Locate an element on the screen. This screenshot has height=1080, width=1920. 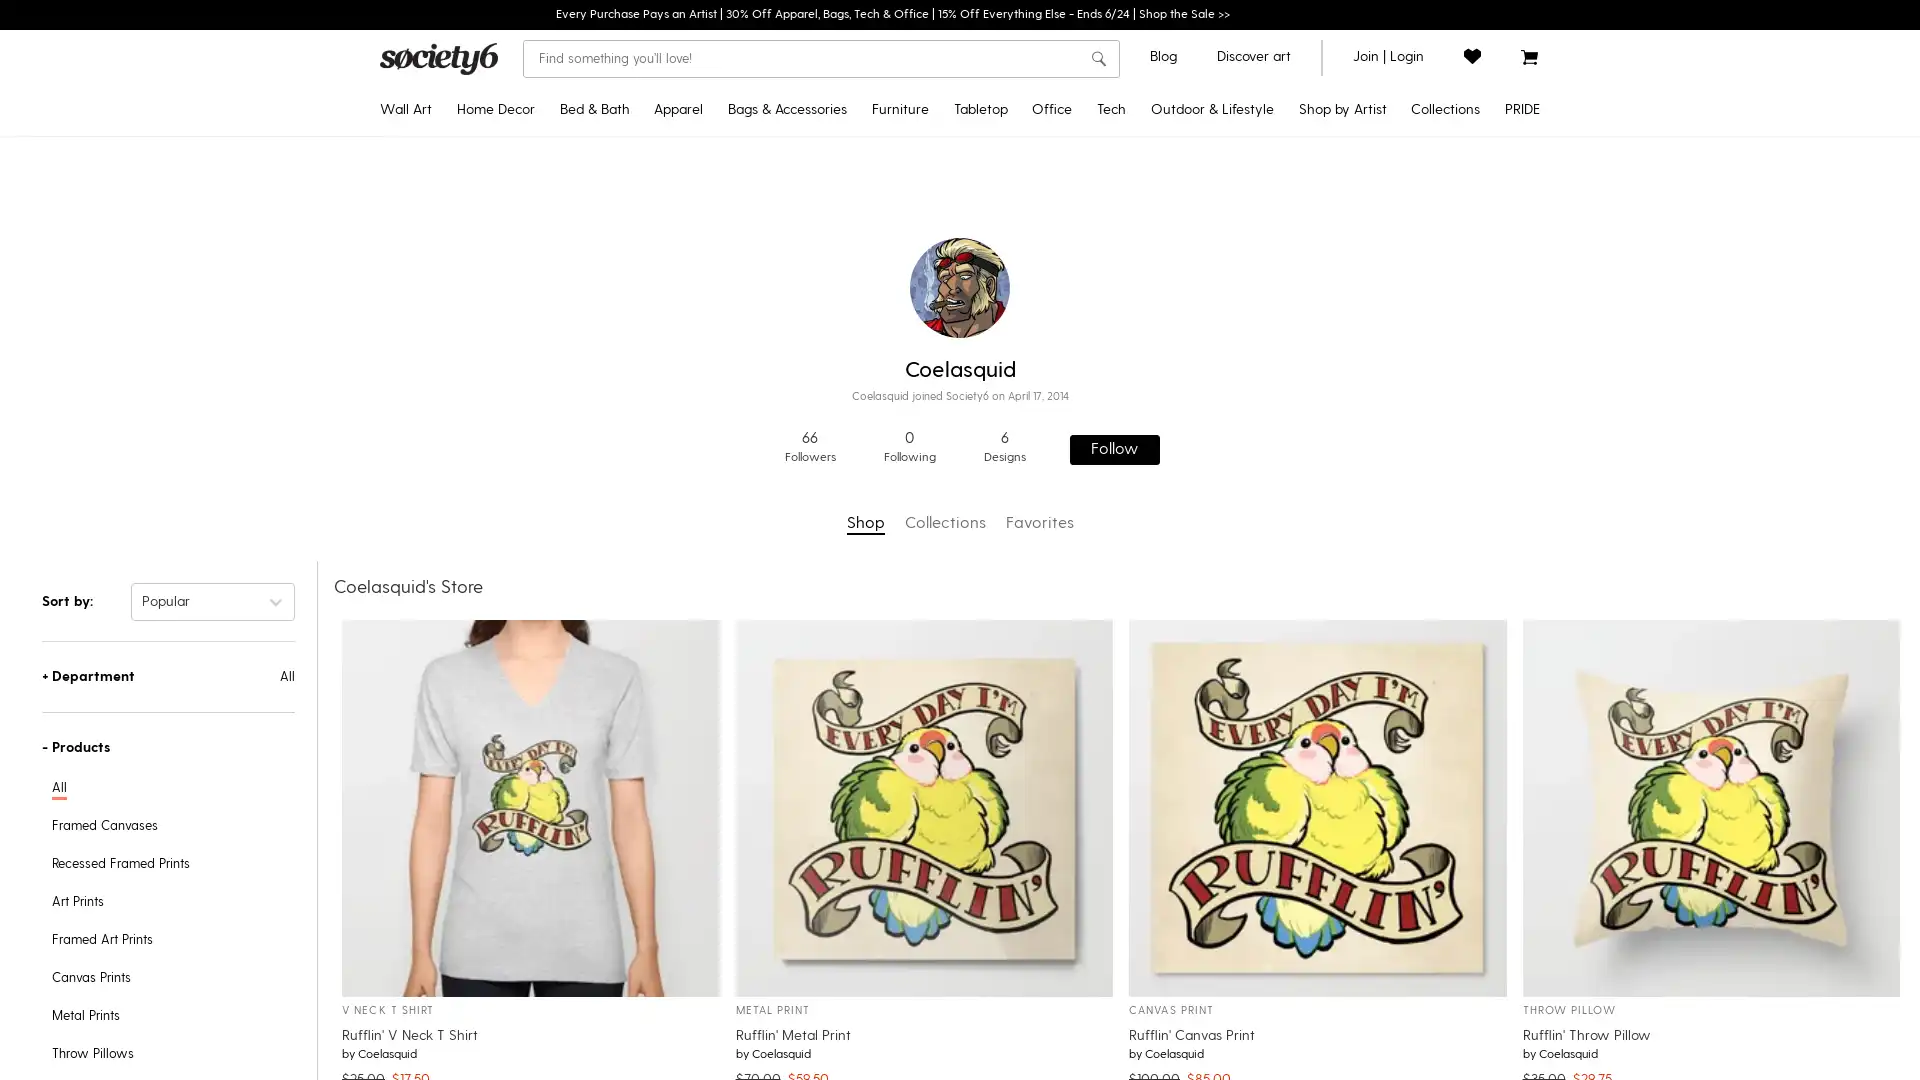
Office is located at coordinates (1050, 110).